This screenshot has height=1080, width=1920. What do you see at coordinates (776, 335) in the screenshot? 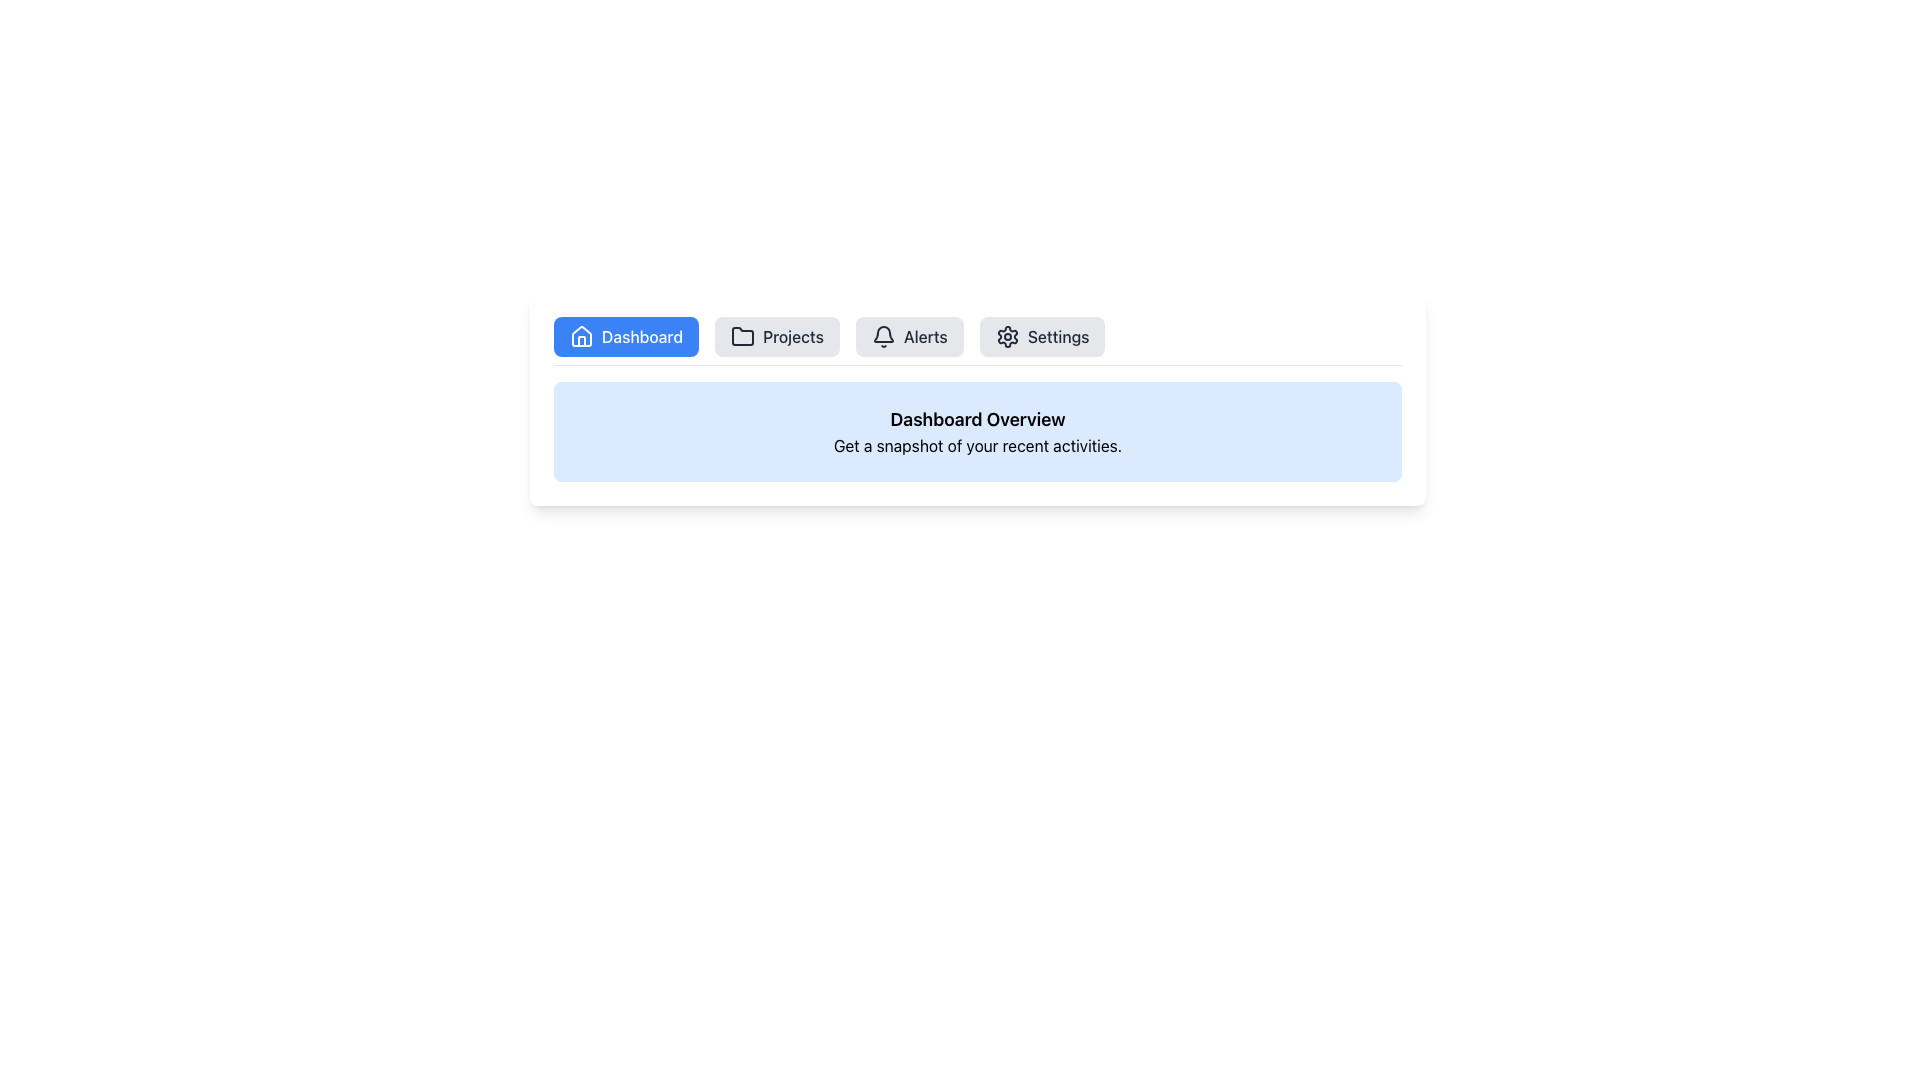
I see `the 'Projects' navigation button located in the horizontal navigation bar between 'Dashboard' and 'Alerts'` at bounding box center [776, 335].